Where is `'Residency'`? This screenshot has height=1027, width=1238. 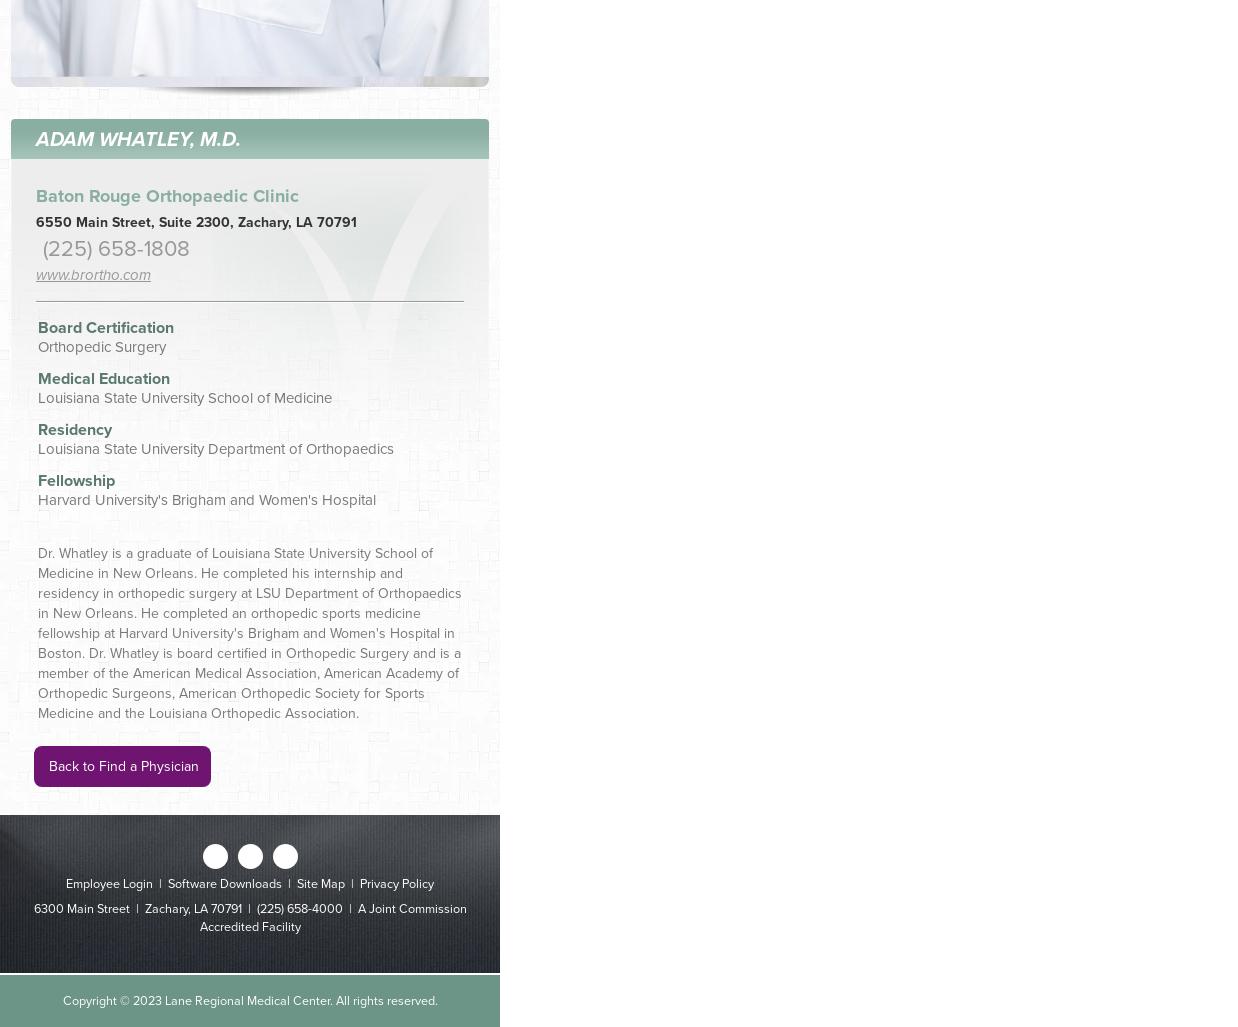
'Residency' is located at coordinates (37, 427).